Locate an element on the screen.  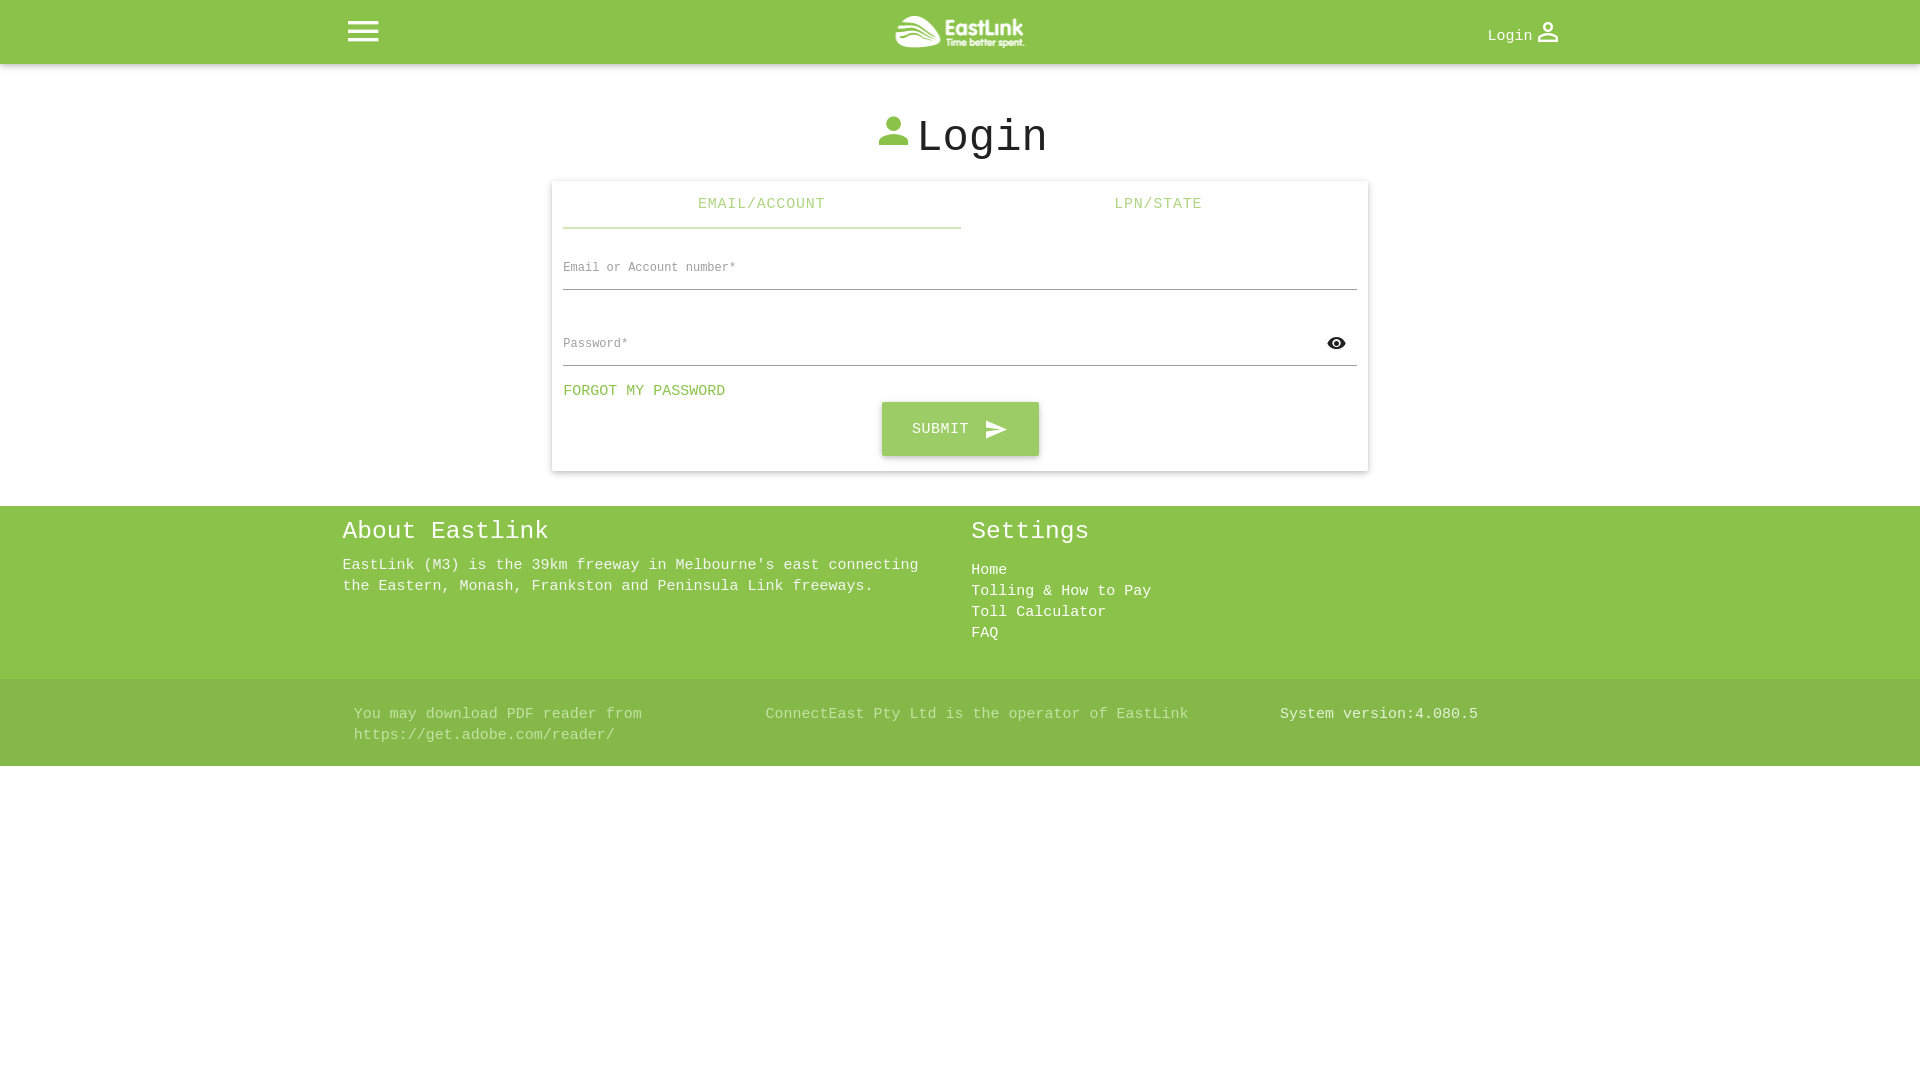
'https://get.adobe.com/reader/' is located at coordinates (484, 735).